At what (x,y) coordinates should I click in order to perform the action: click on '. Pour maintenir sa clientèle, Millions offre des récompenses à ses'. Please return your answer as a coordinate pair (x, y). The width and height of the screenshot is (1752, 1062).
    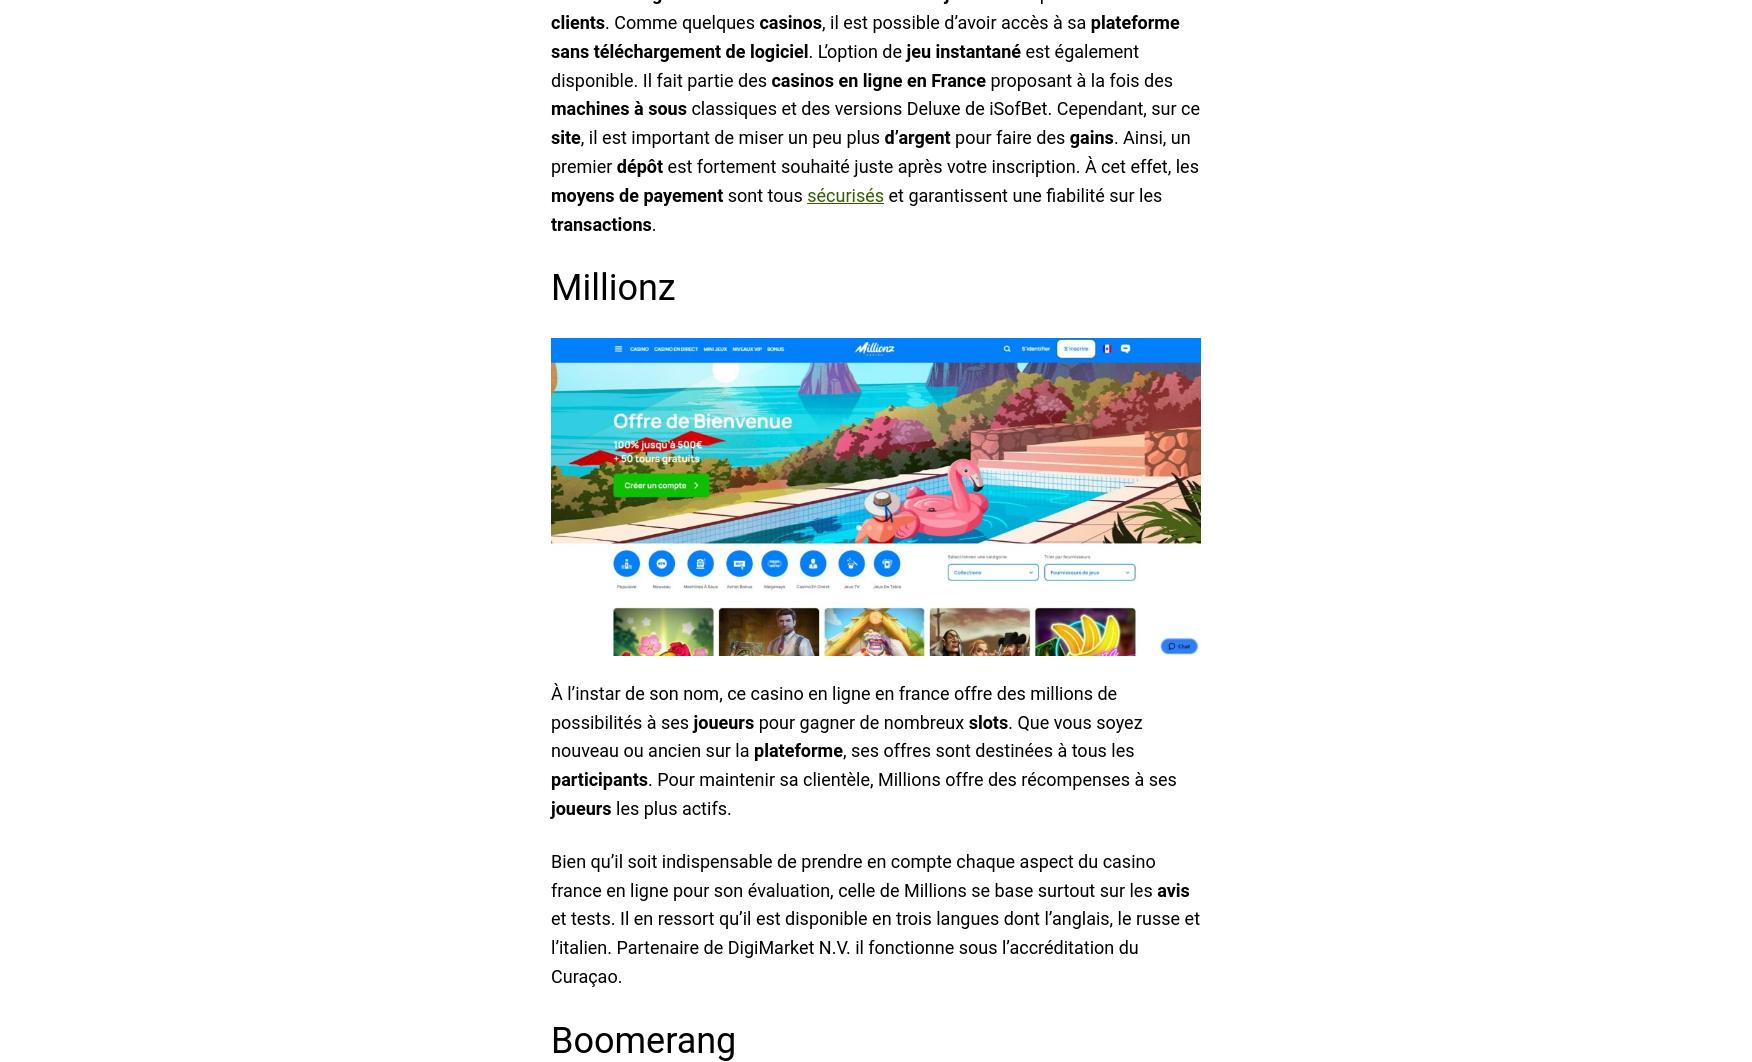
    Looking at the image, I should click on (911, 779).